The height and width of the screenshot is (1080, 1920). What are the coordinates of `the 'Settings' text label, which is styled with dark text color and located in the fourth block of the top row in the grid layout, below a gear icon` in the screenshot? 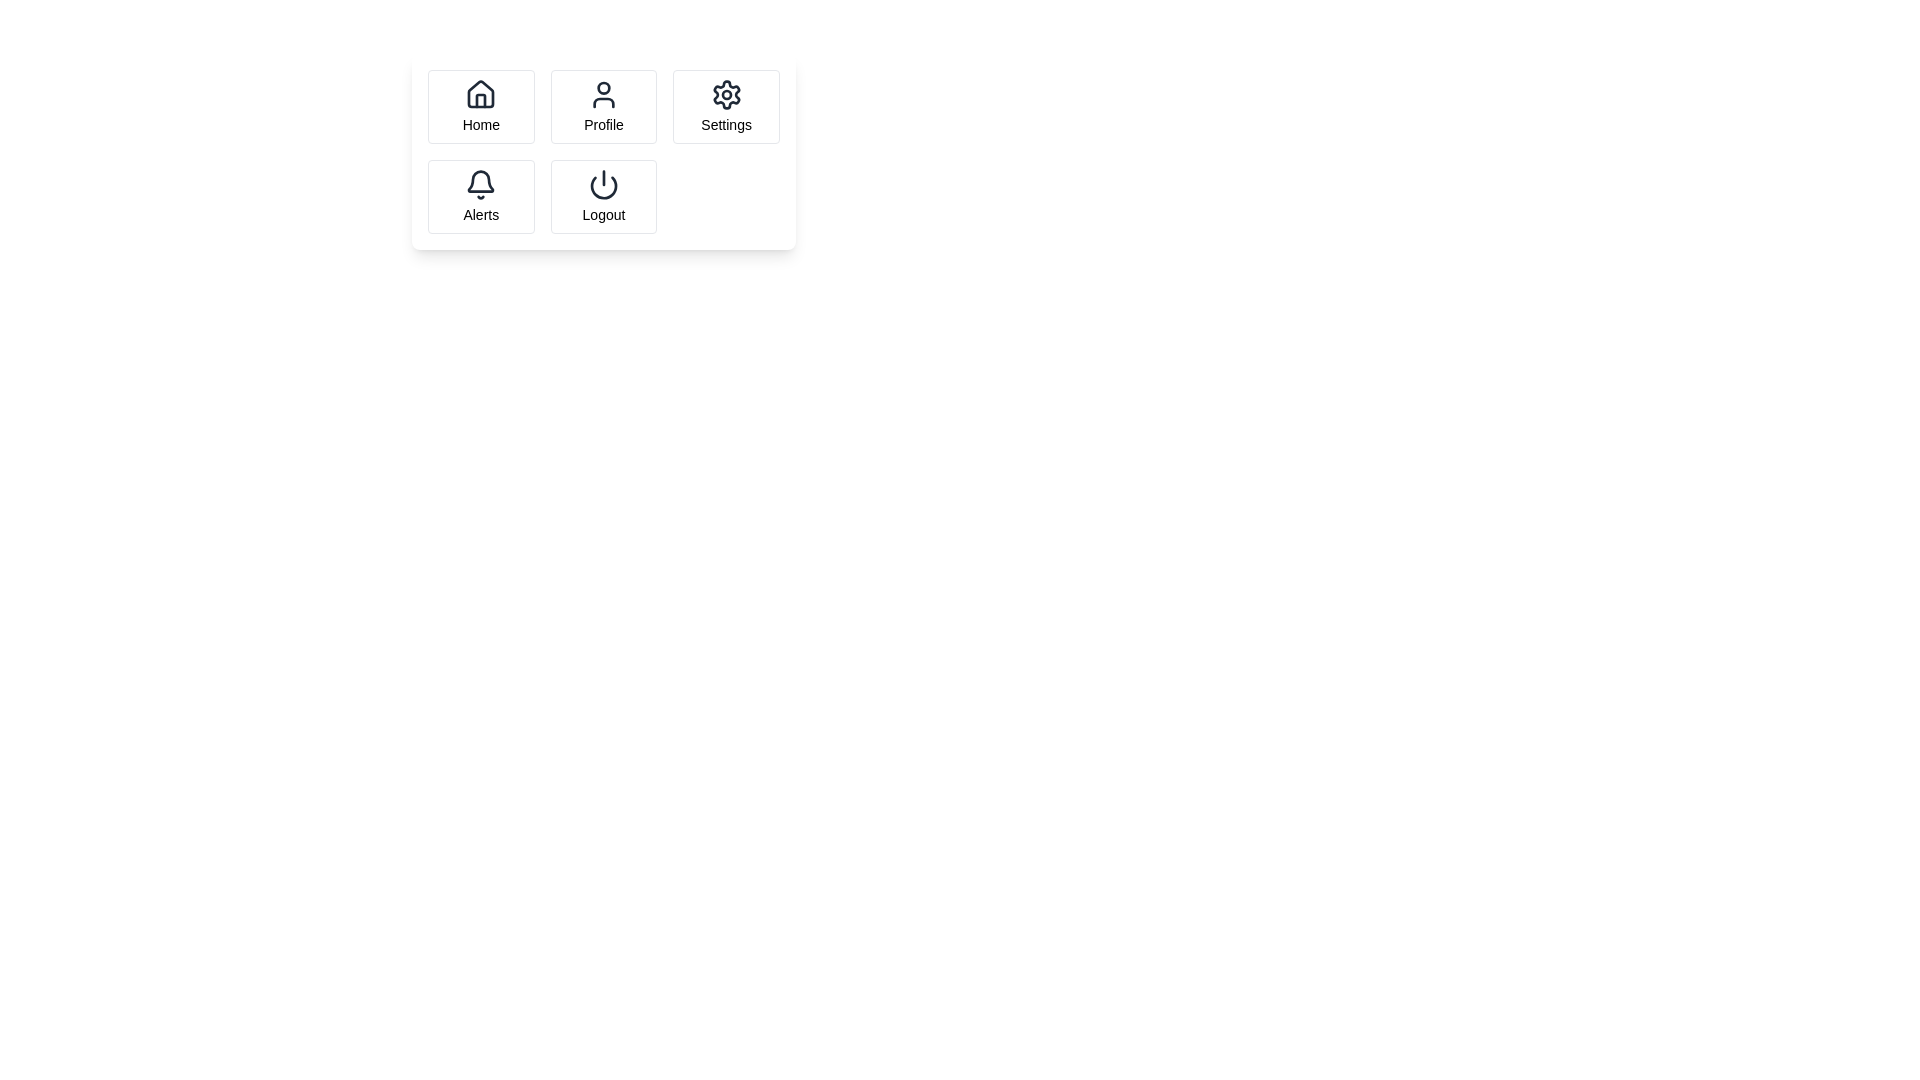 It's located at (725, 124).